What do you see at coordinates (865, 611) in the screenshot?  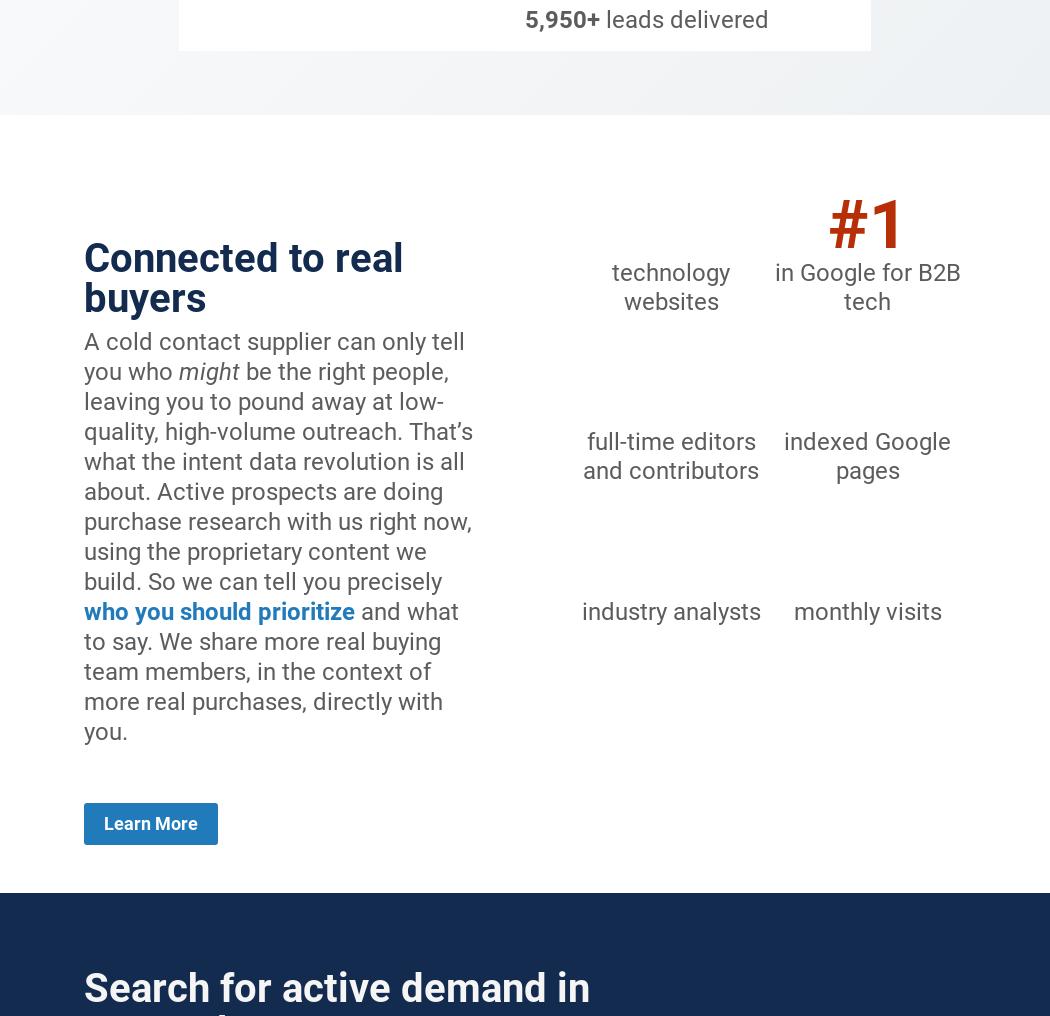 I see `'monthly visits'` at bounding box center [865, 611].